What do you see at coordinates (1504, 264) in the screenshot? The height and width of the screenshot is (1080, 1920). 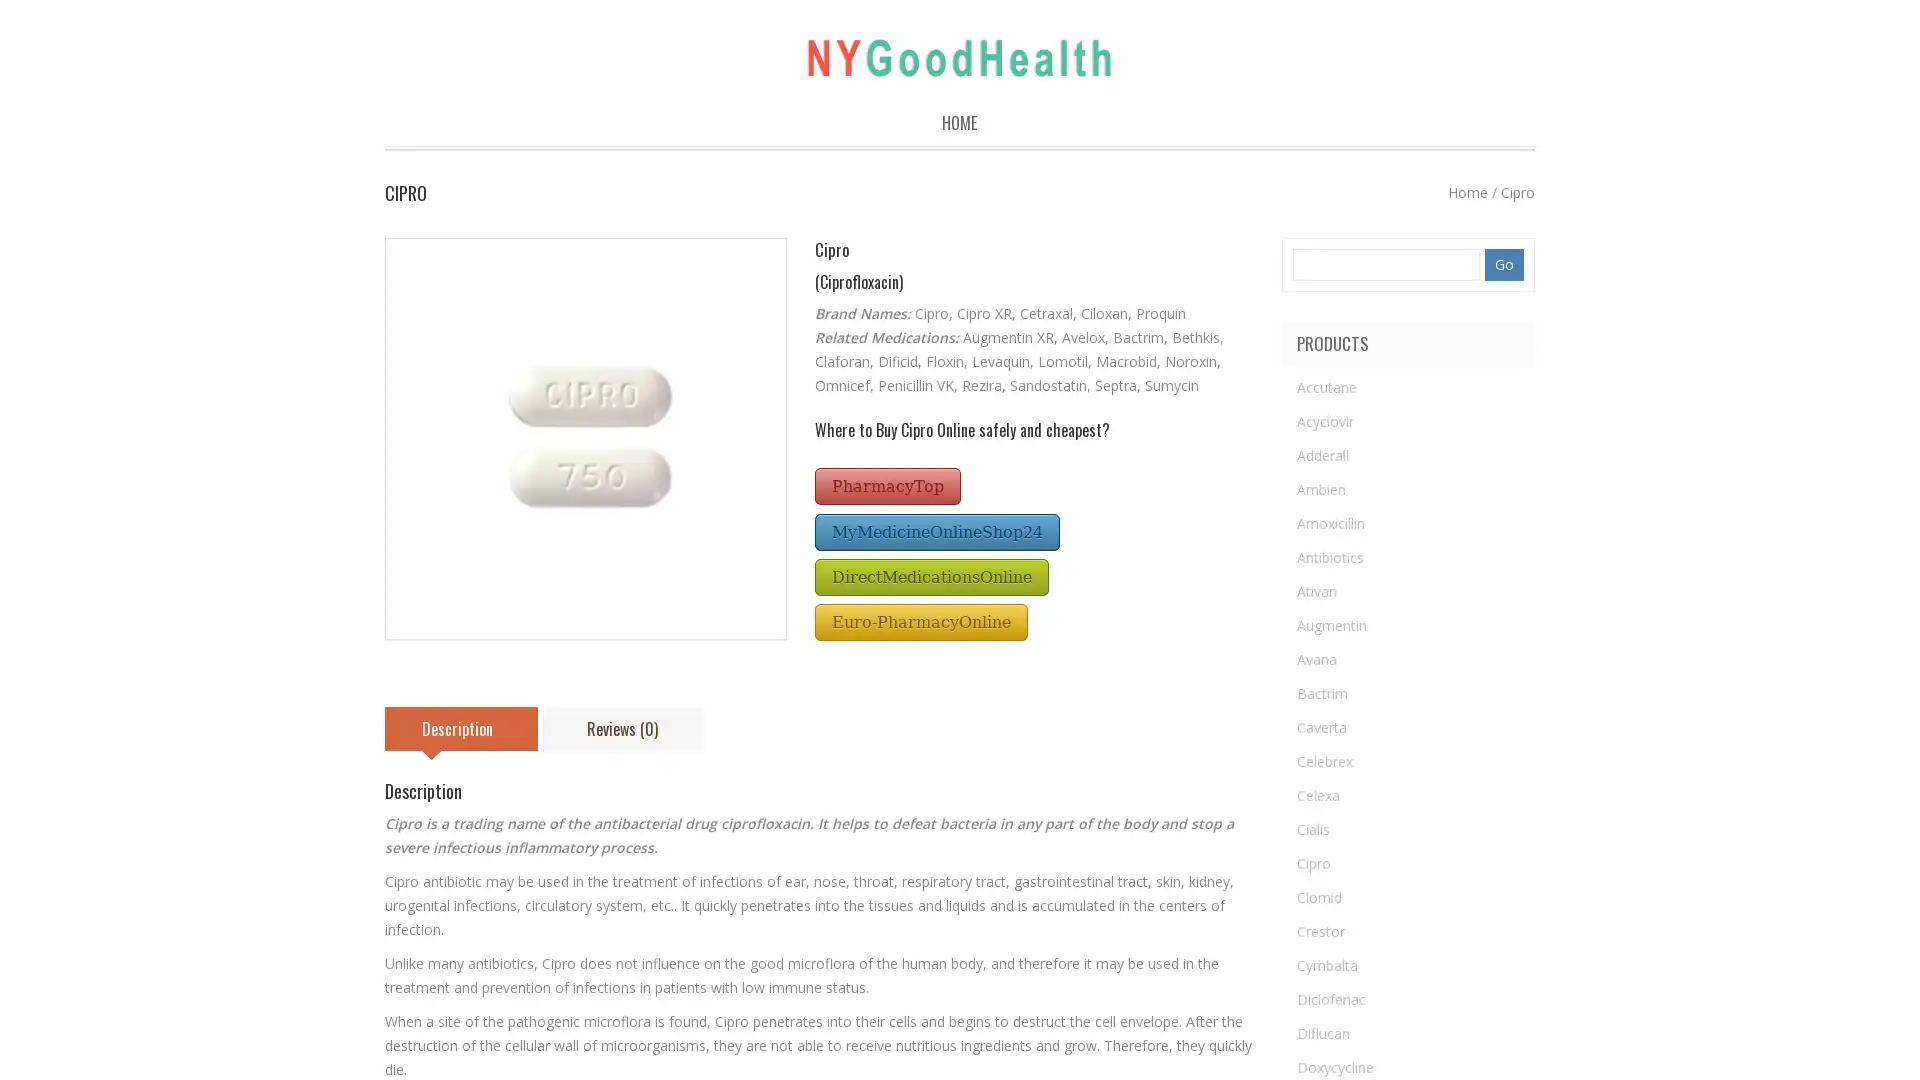 I see `Go` at bounding box center [1504, 264].